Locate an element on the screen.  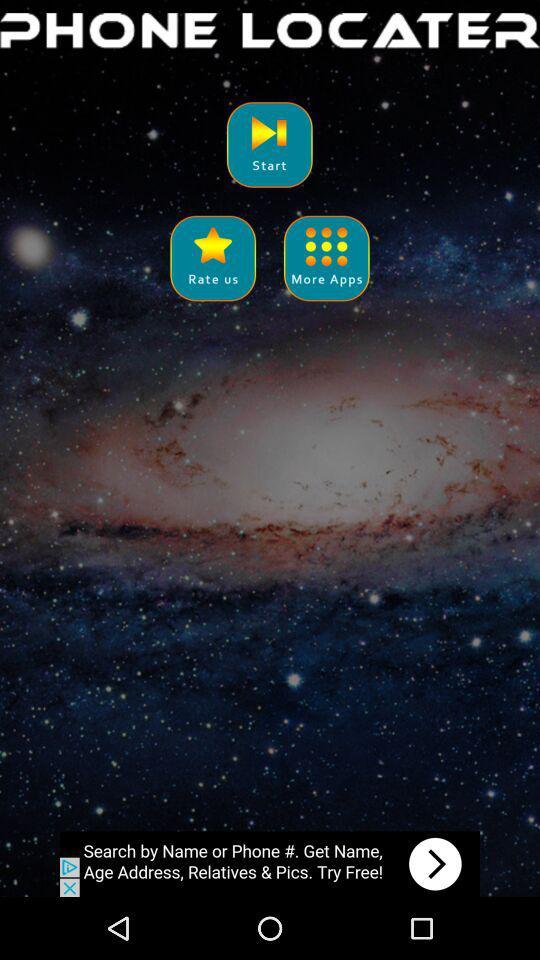
start option is located at coordinates (269, 143).